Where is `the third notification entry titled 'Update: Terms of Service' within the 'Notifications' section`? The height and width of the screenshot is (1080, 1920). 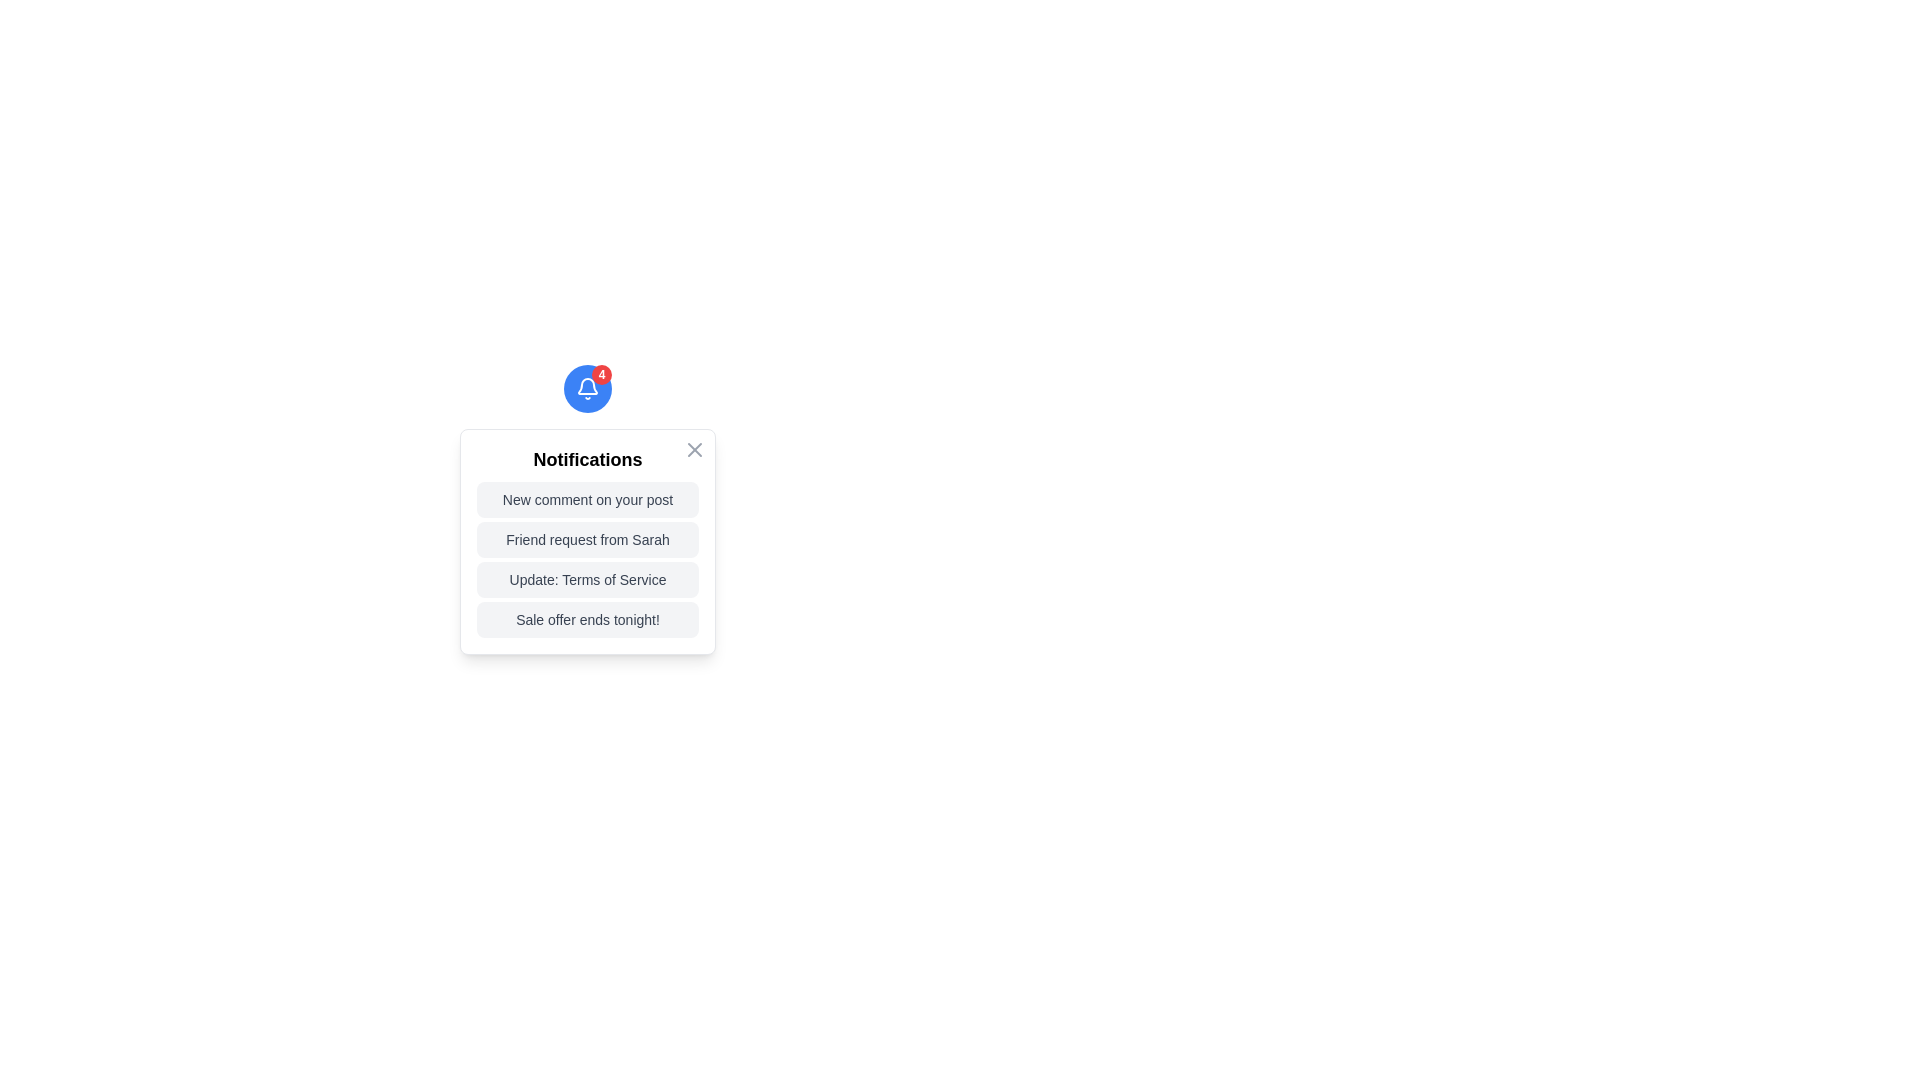 the third notification entry titled 'Update: Terms of Service' within the 'Notifications' section is located at coordinates (587, 559).